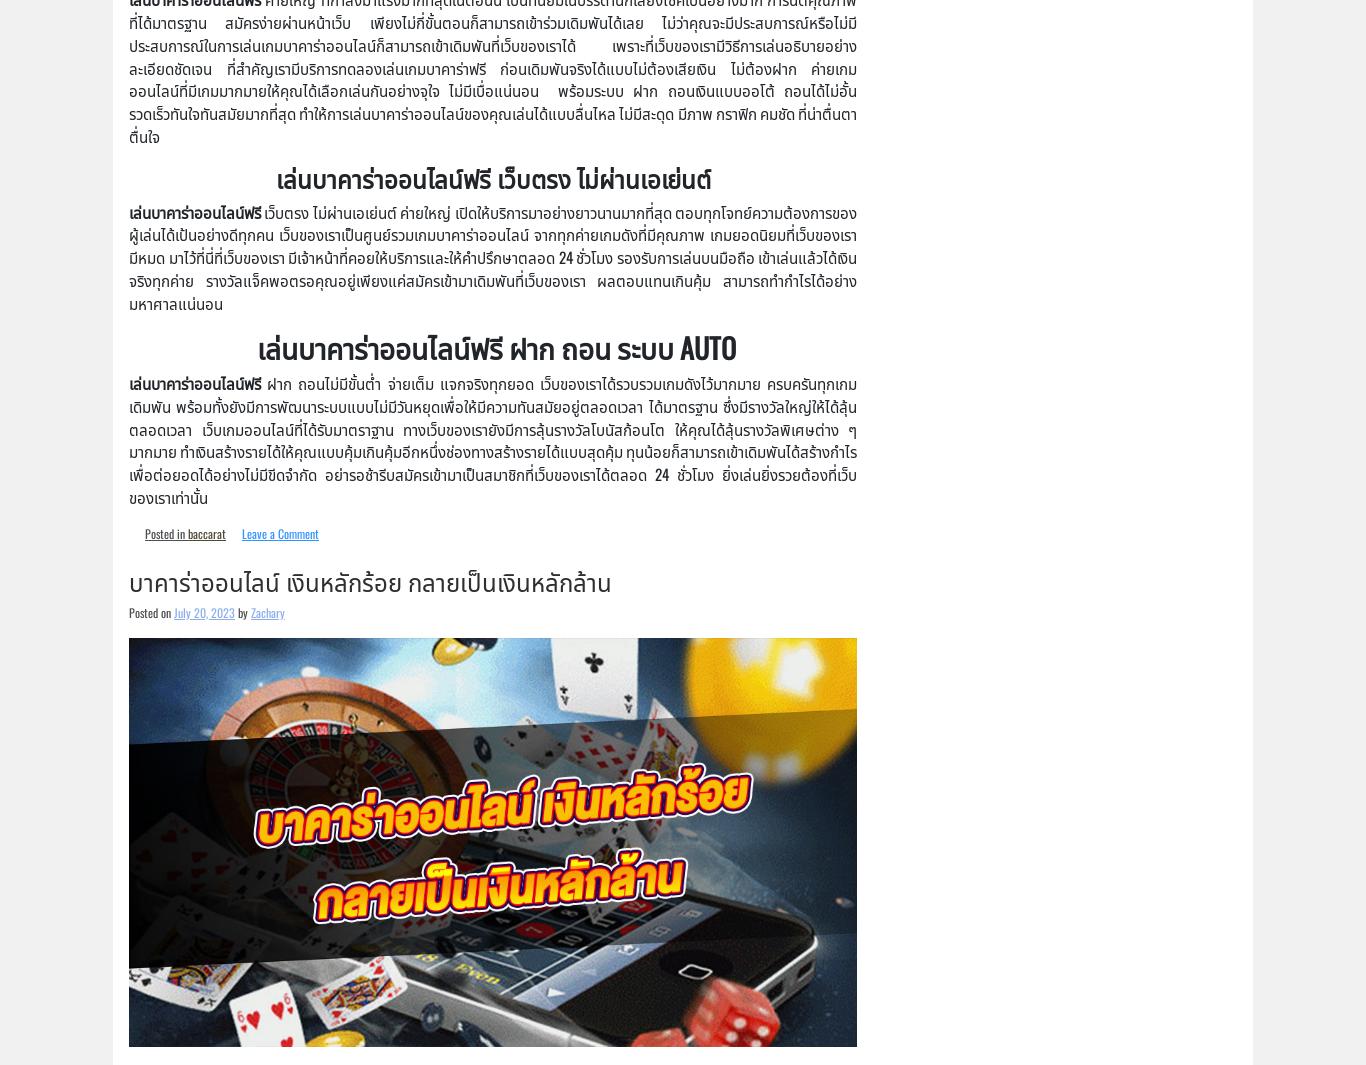  What do you see at coordinates (492, 255) in the screenshot?
I see `'เว็บตรง ไม่ผ่านเอเย่นต์ ค่ายใหญ่ เปิดให้บริการมาอย่างยาวนานมากที่สุด ตอบทุกโจทย์ความต้องการของผู้เล่นได้เป้นอย่างดีทุกคน เว็บของเราเป็นศูนย์รวมเกมบาคาร่าออนไลน์ จากทุกค่ายเกมดังที่มีคุณภาพ เกมยอดนิยมที่เว็บของเรามีหมด มาไว้ที่นี่ที่เว็บของเรา มีเจ้าหน้าที่คอยให้บริการและให้คำปรึกษาตลอด 24 ชั่วโมง รองรับการเล่นบนมือถือ เข้าเล่นแล้วได้เงินจริงทุกค่าย รางวัลแจ็คพอตรอคุณอยู่เพียงแค่สมัครเข้ามาเดิมพันที่เว็บของเรา ผลตอบแทนเกินคุ้ม สามารถทำกำไรได้อย่างมหาศาลแน่นอน'` at bounding box center [492, 255].